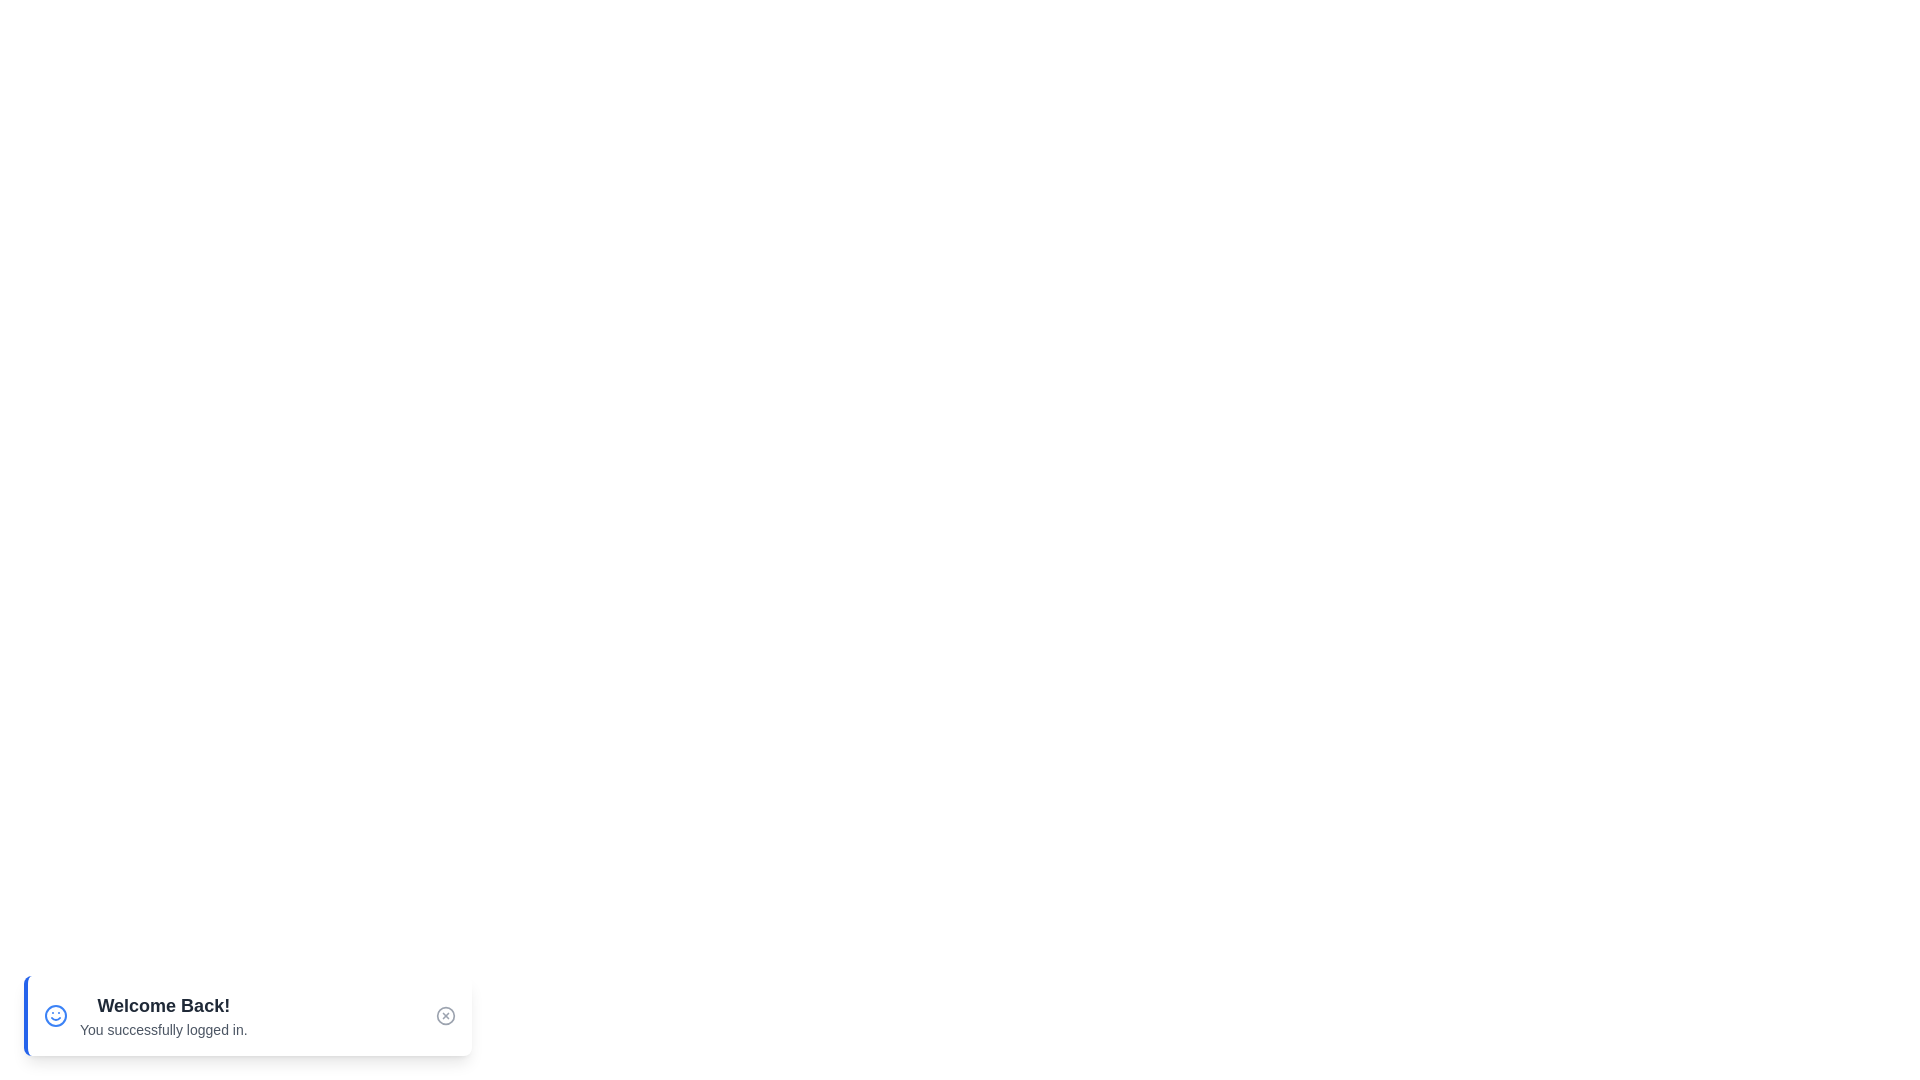 The image size is (1920, 1080). I want to click on the dismiss button to close the notification, so click(445, 1015).